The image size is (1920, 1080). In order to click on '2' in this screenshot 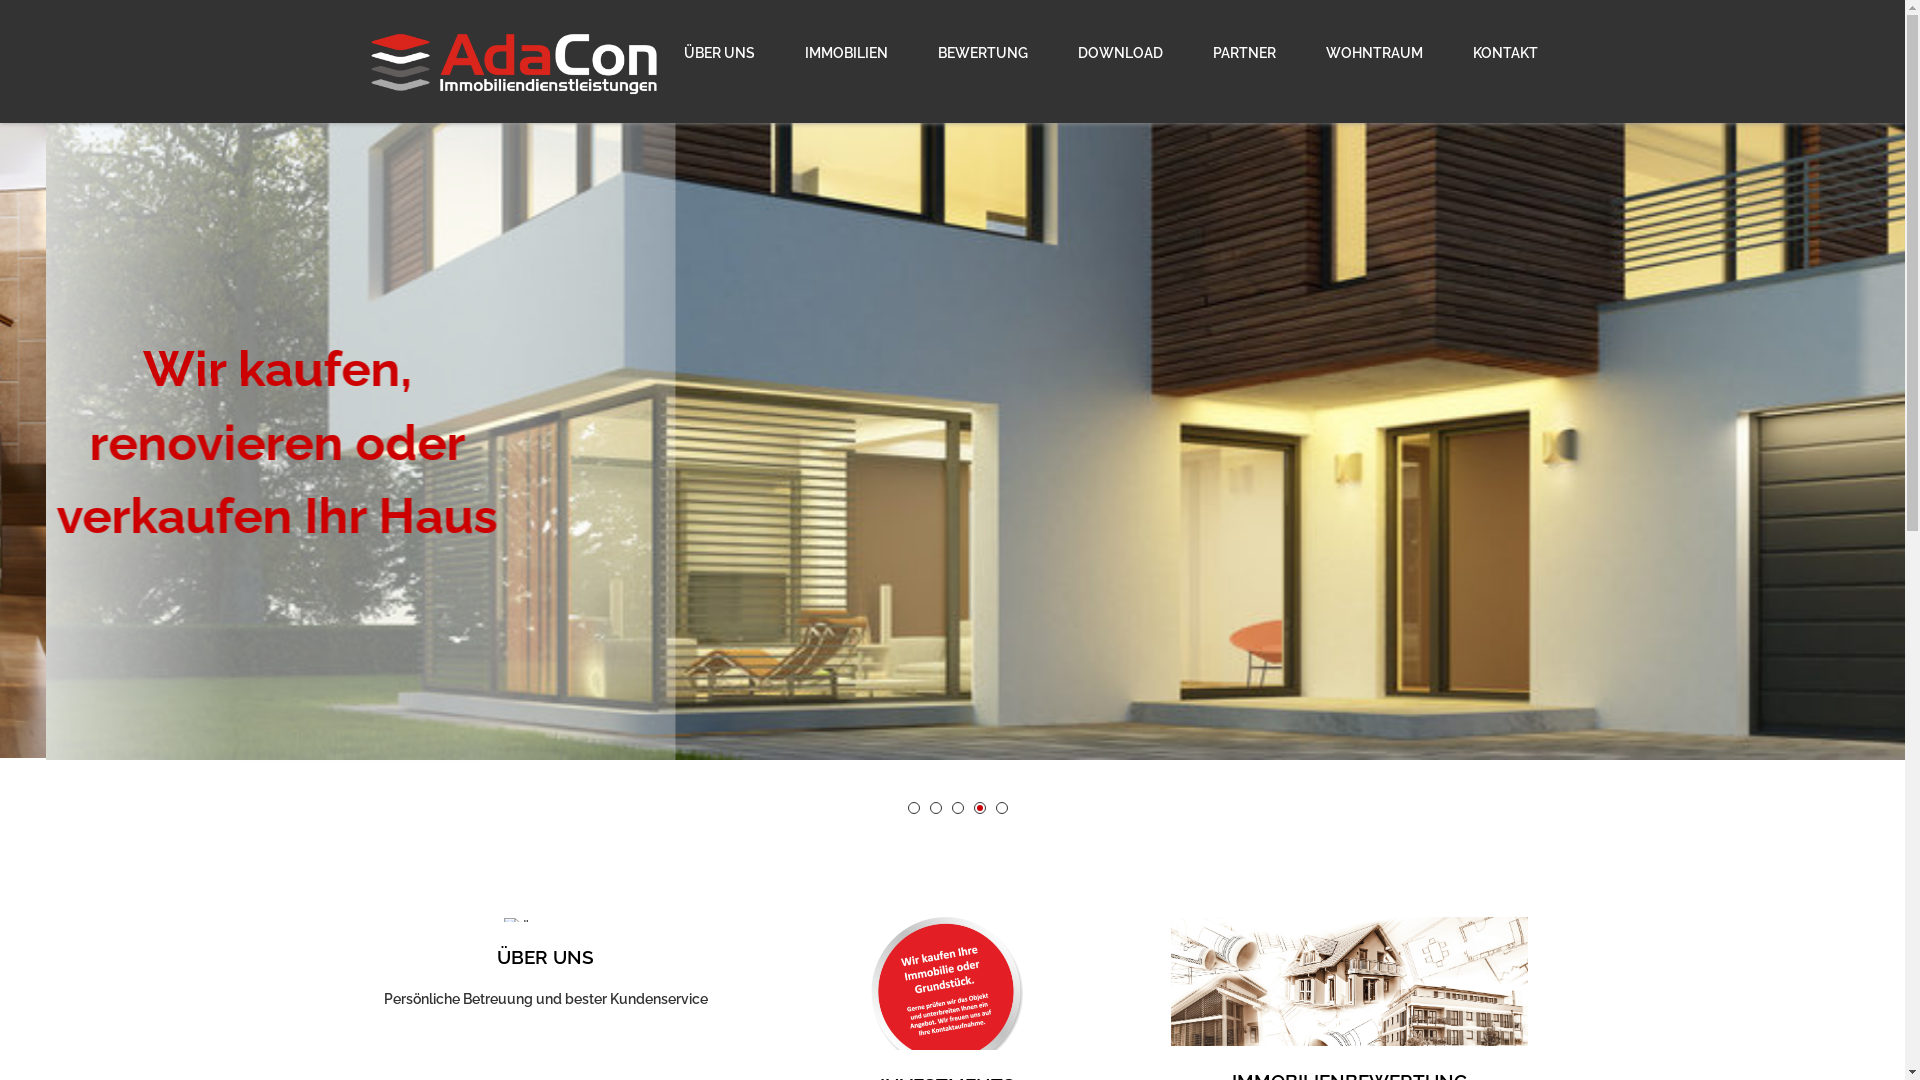, I will do `click(935, 806)`.